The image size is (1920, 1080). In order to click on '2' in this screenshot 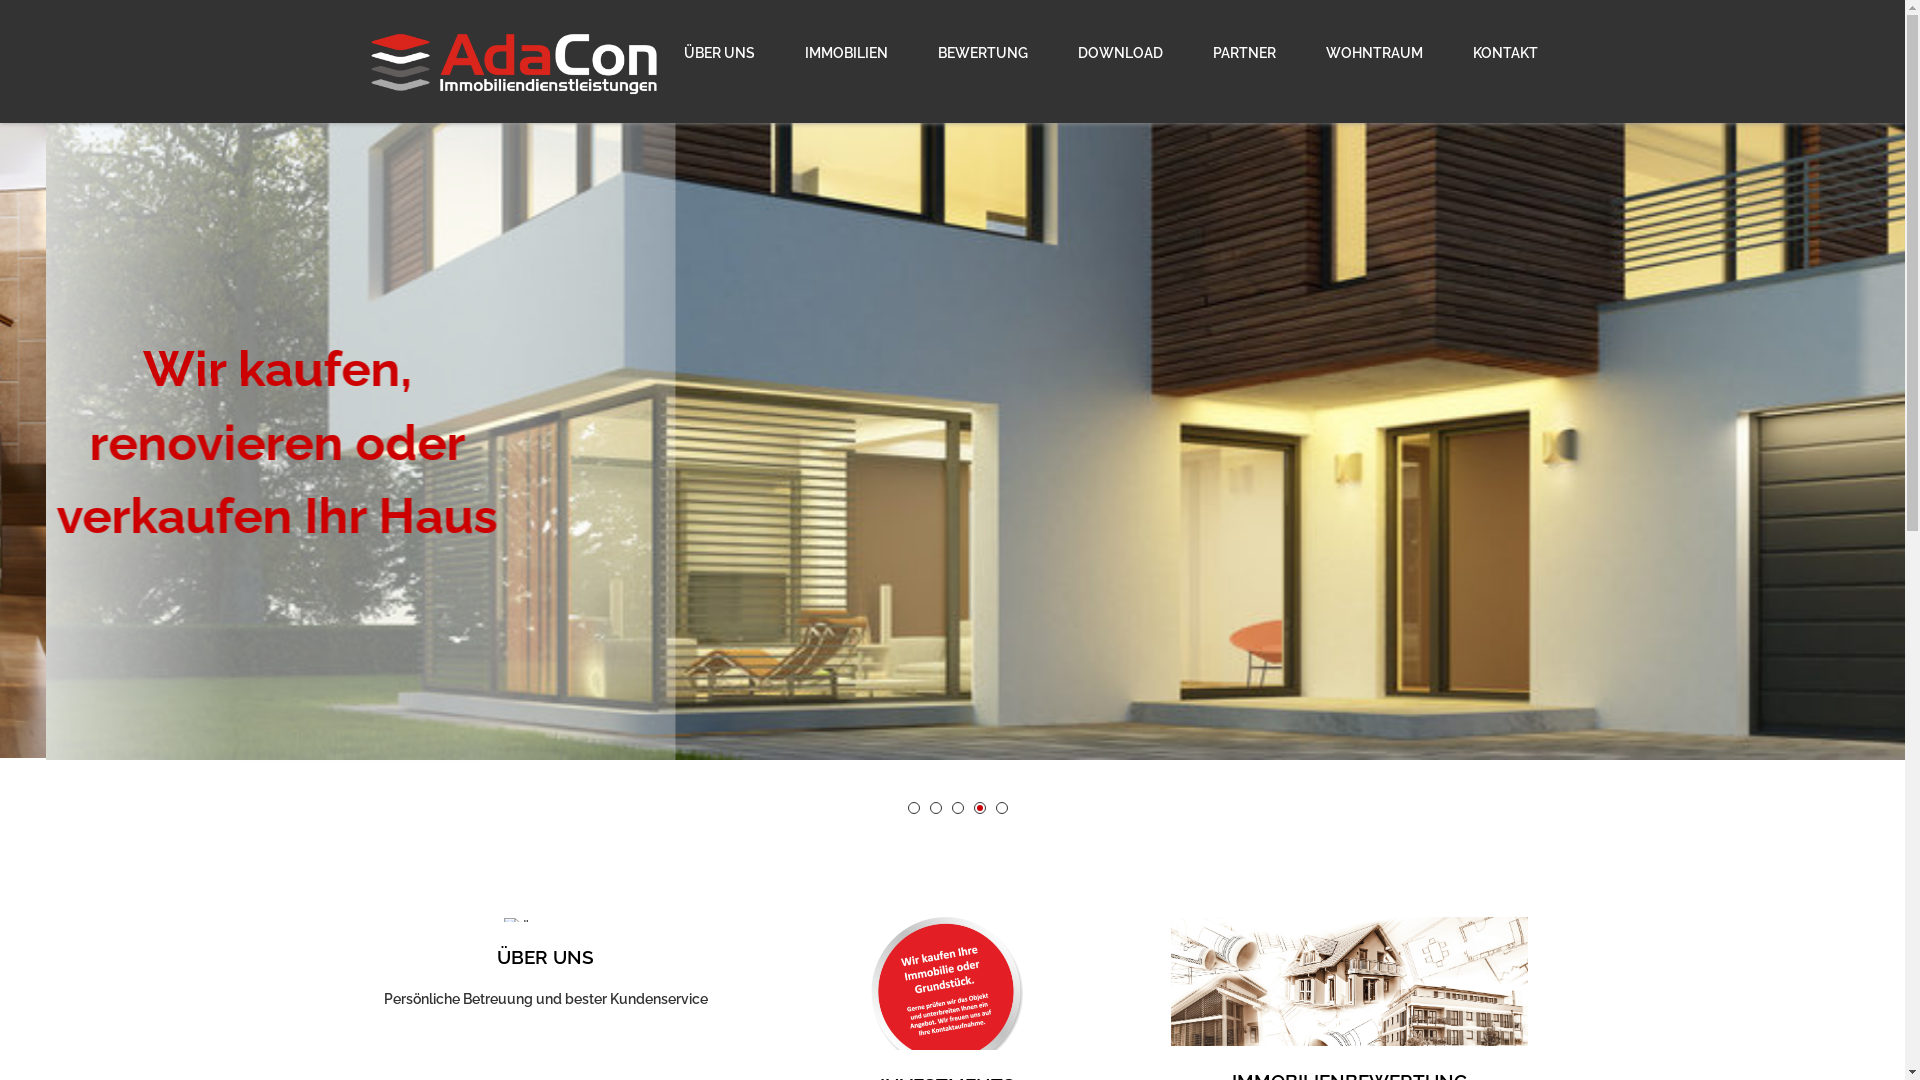, I will do `click(935, 806)`.